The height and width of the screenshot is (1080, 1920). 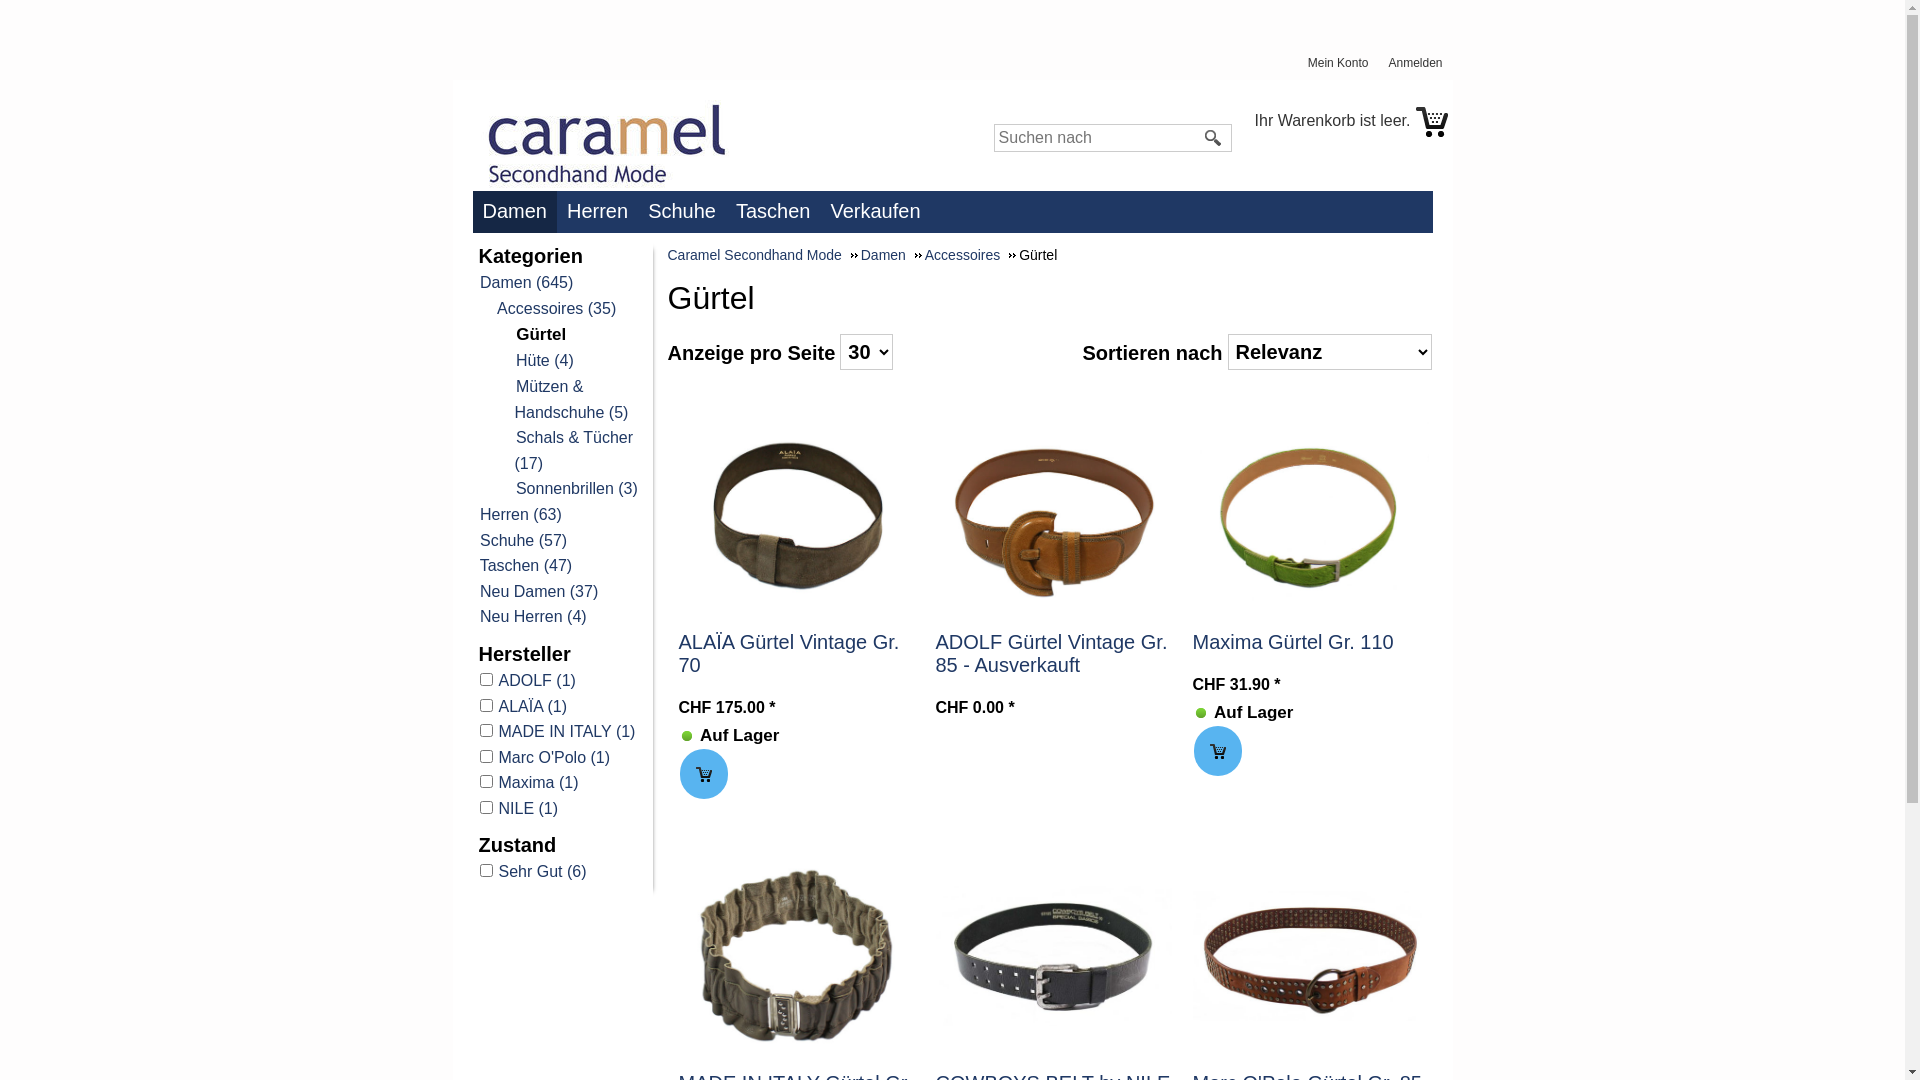 What do you see at coordinates (532, 615) in the screenshot?
I see `'Neu Herren (4)'` at bounding box center [532, 615].